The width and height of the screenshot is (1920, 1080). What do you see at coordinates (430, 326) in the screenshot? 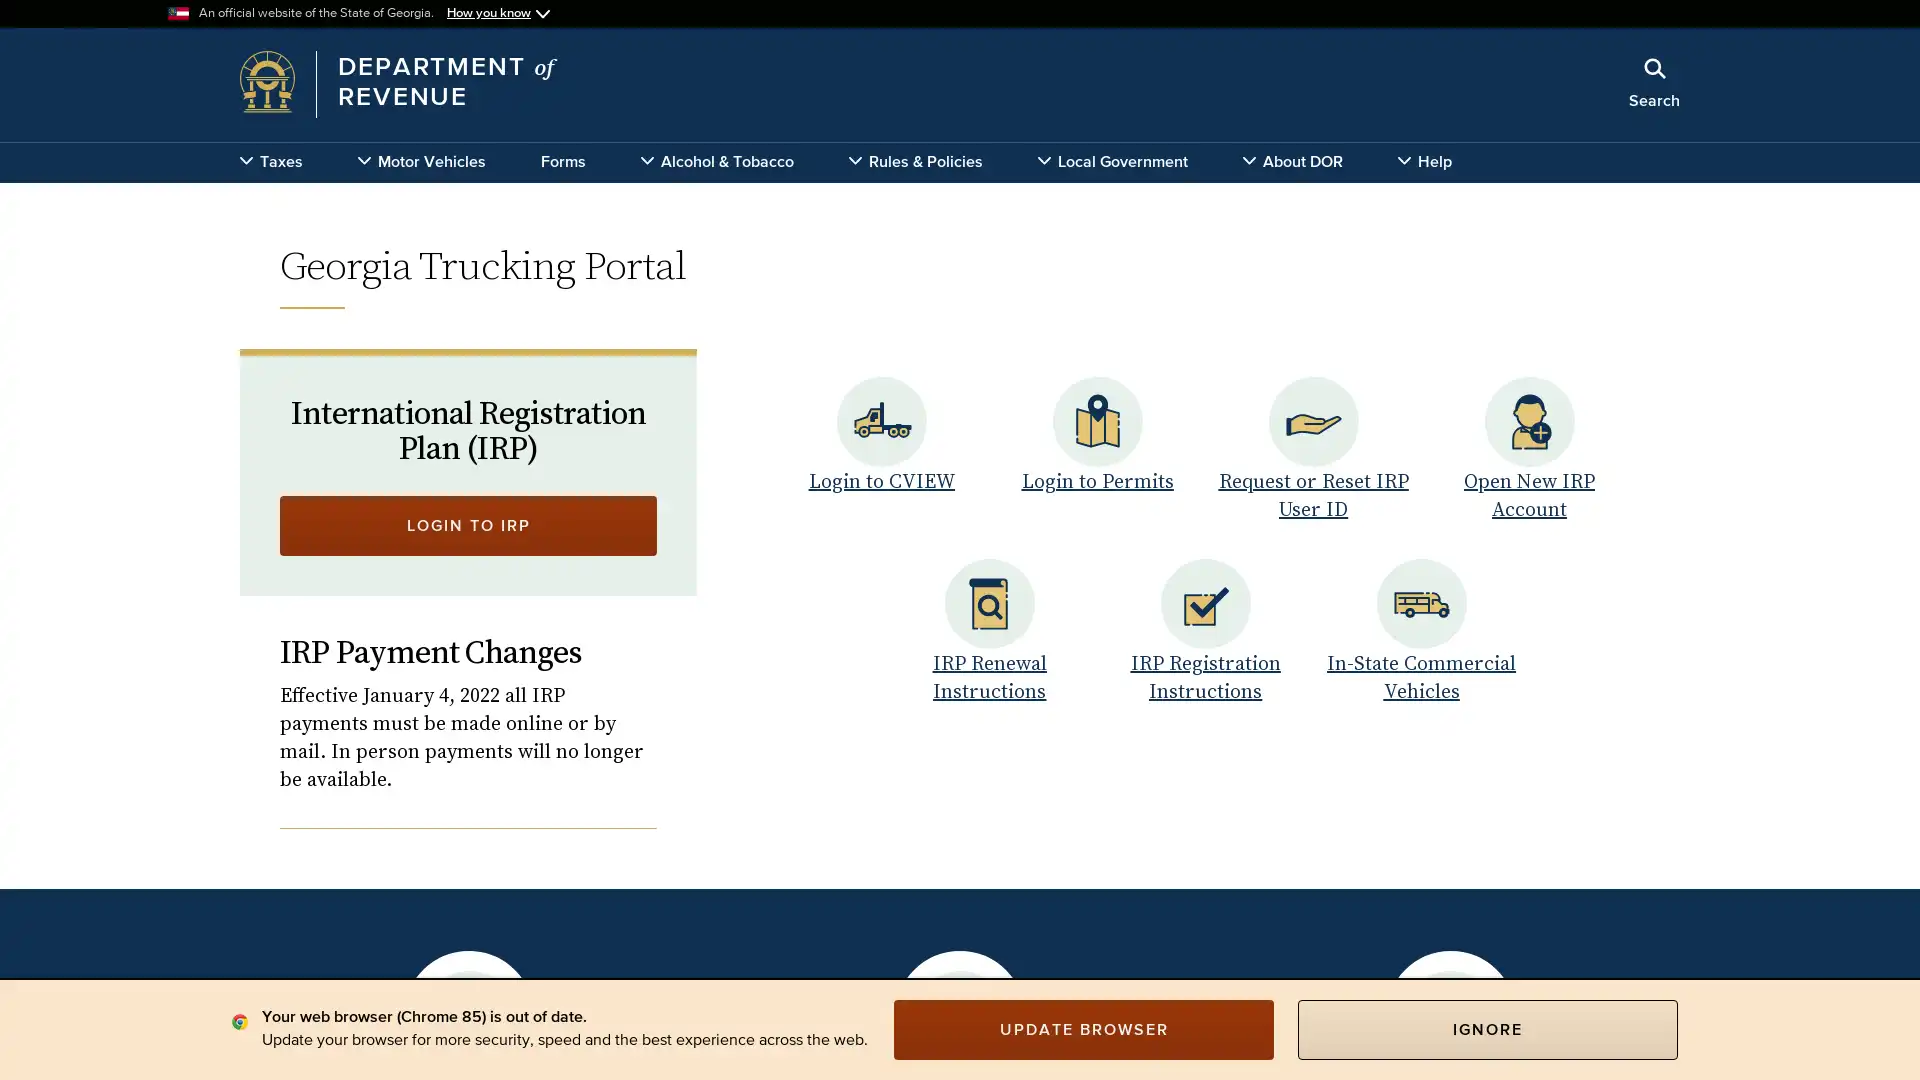
I see `x` at bounding box center [430, 326].